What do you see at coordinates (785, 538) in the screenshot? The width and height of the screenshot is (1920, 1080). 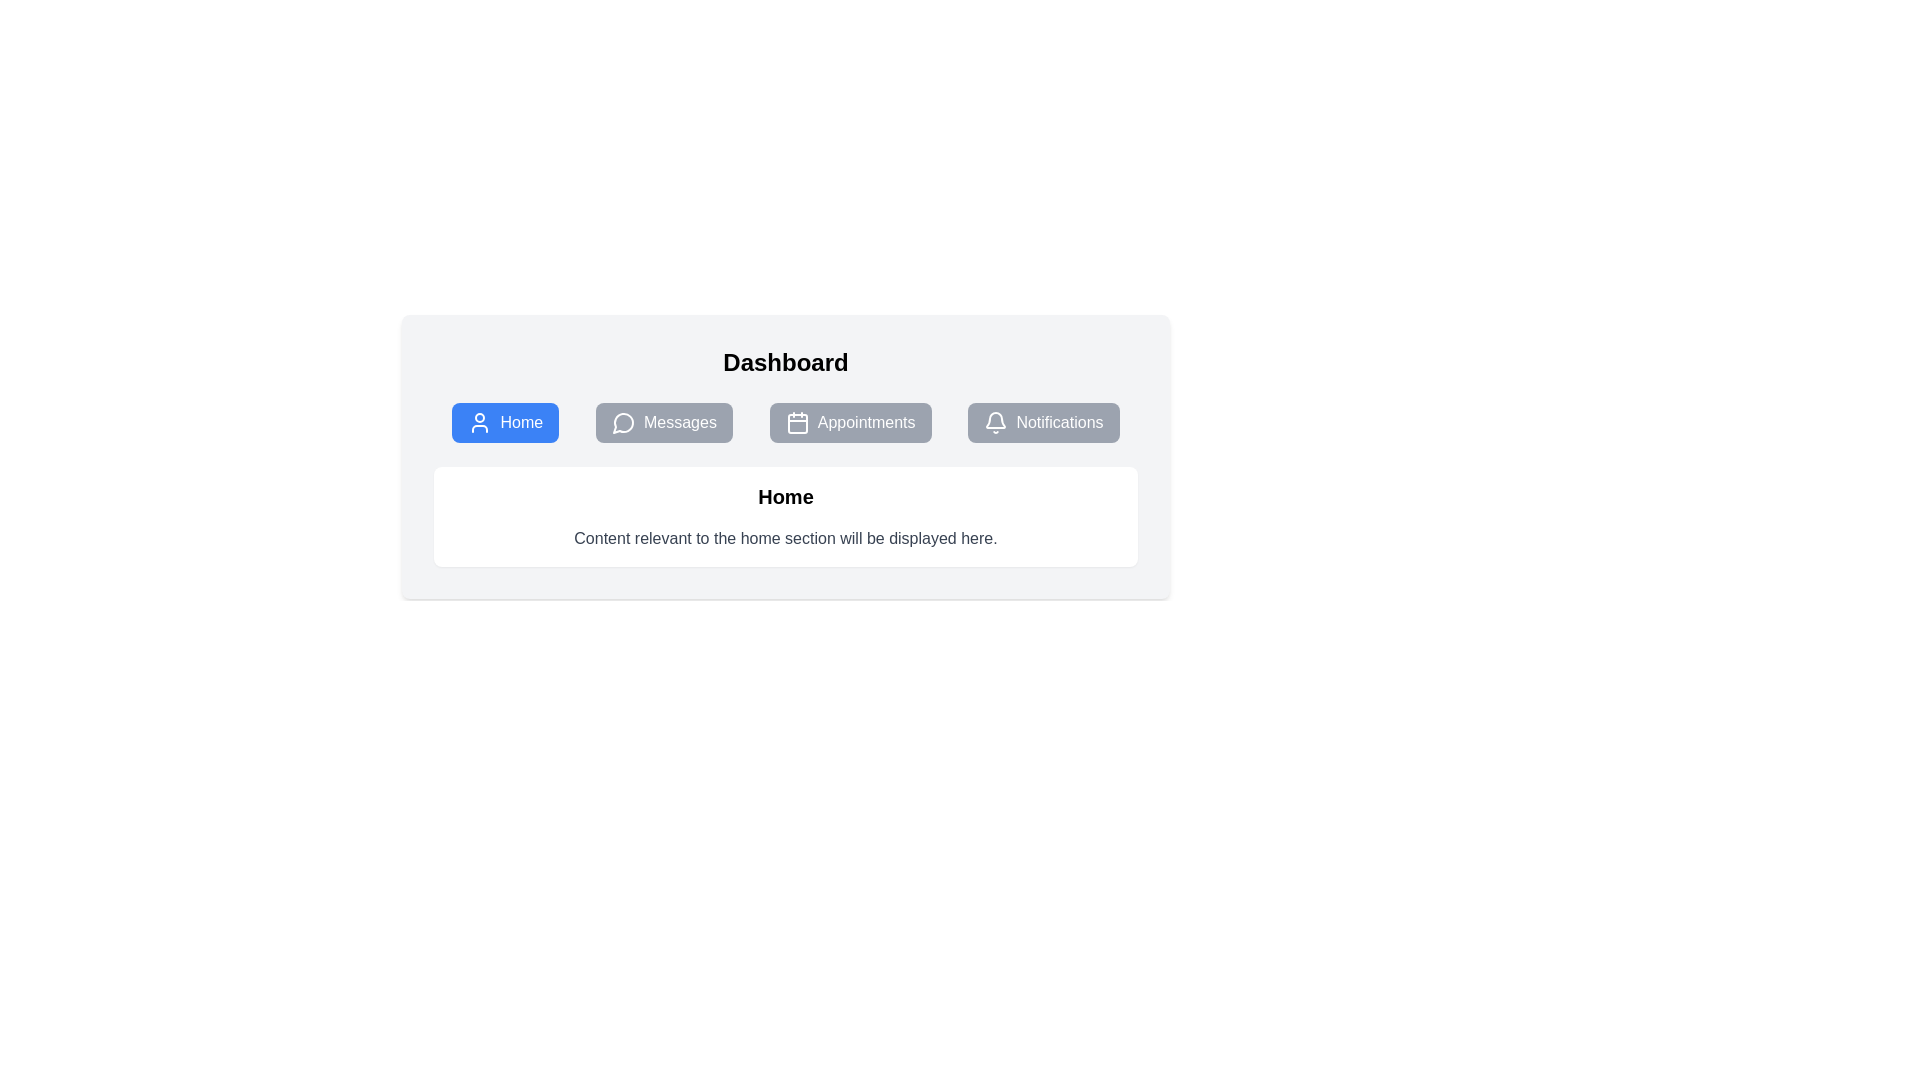 I see `the static text element that displays information for the 'Home' section, located directly below the title 'Home'` at bounding box center [785, 538].